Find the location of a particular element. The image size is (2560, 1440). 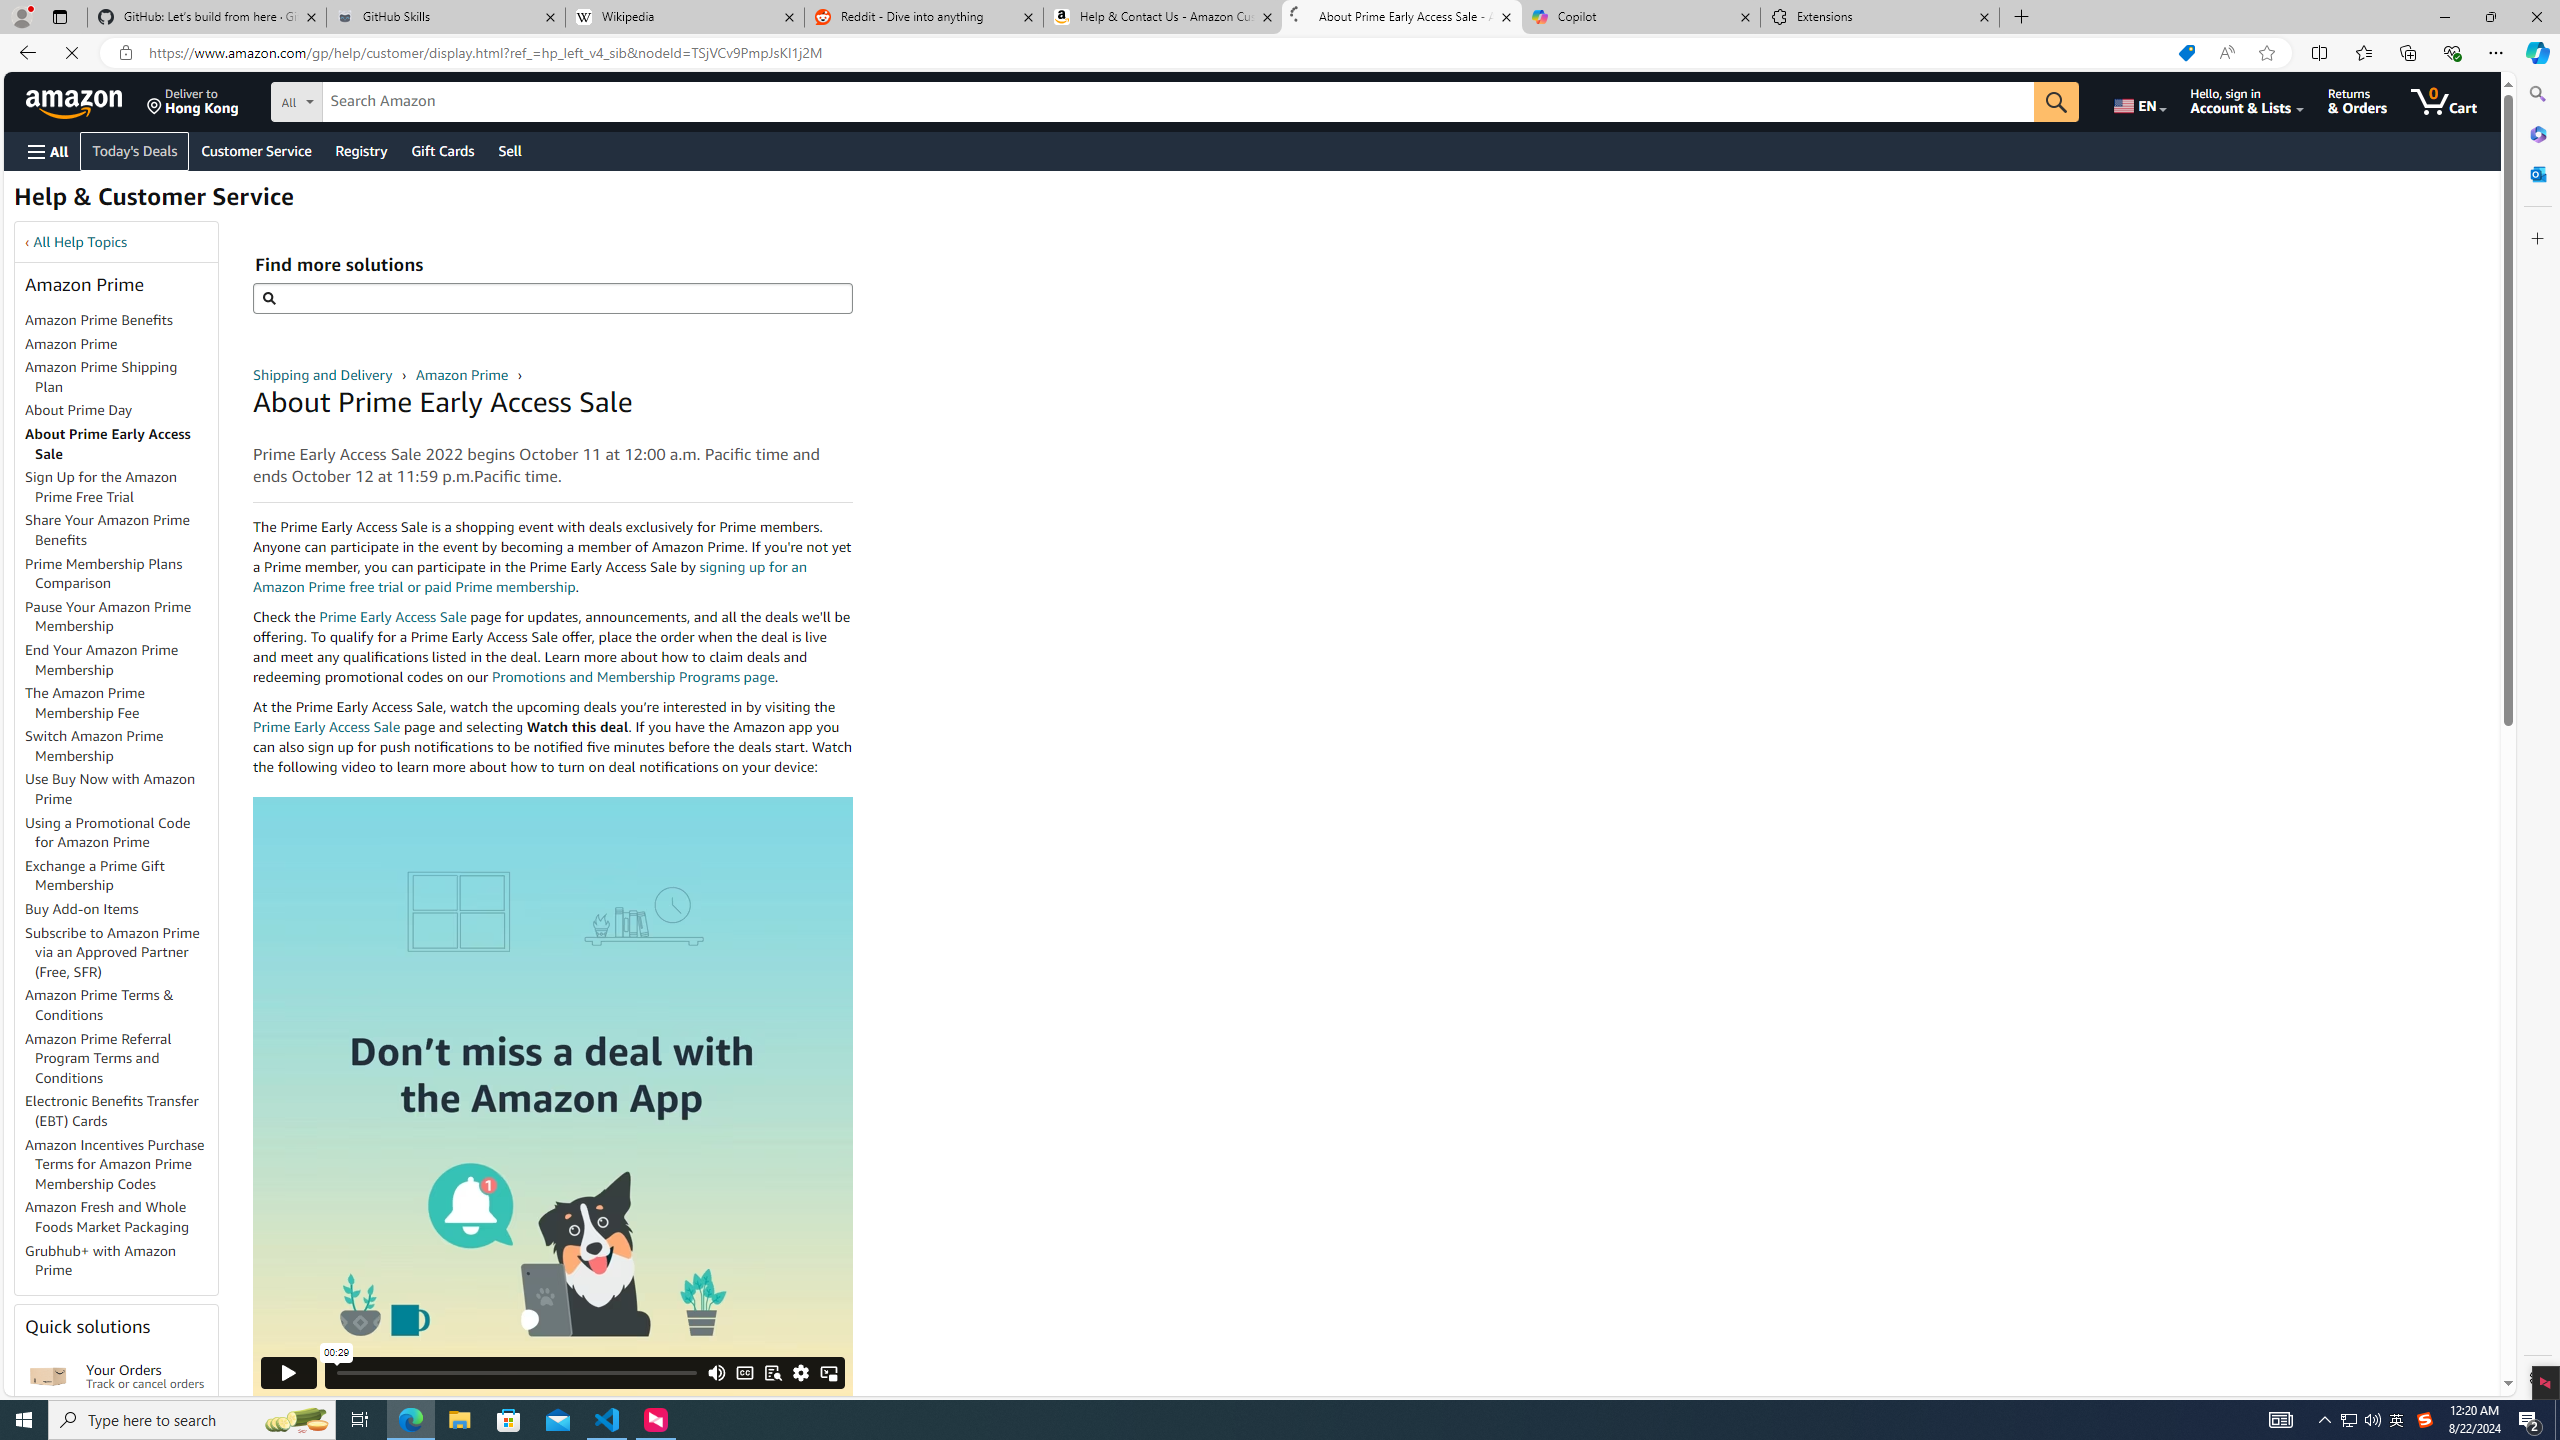

'Returns & Orders' is located at coordinates (2372, 100).